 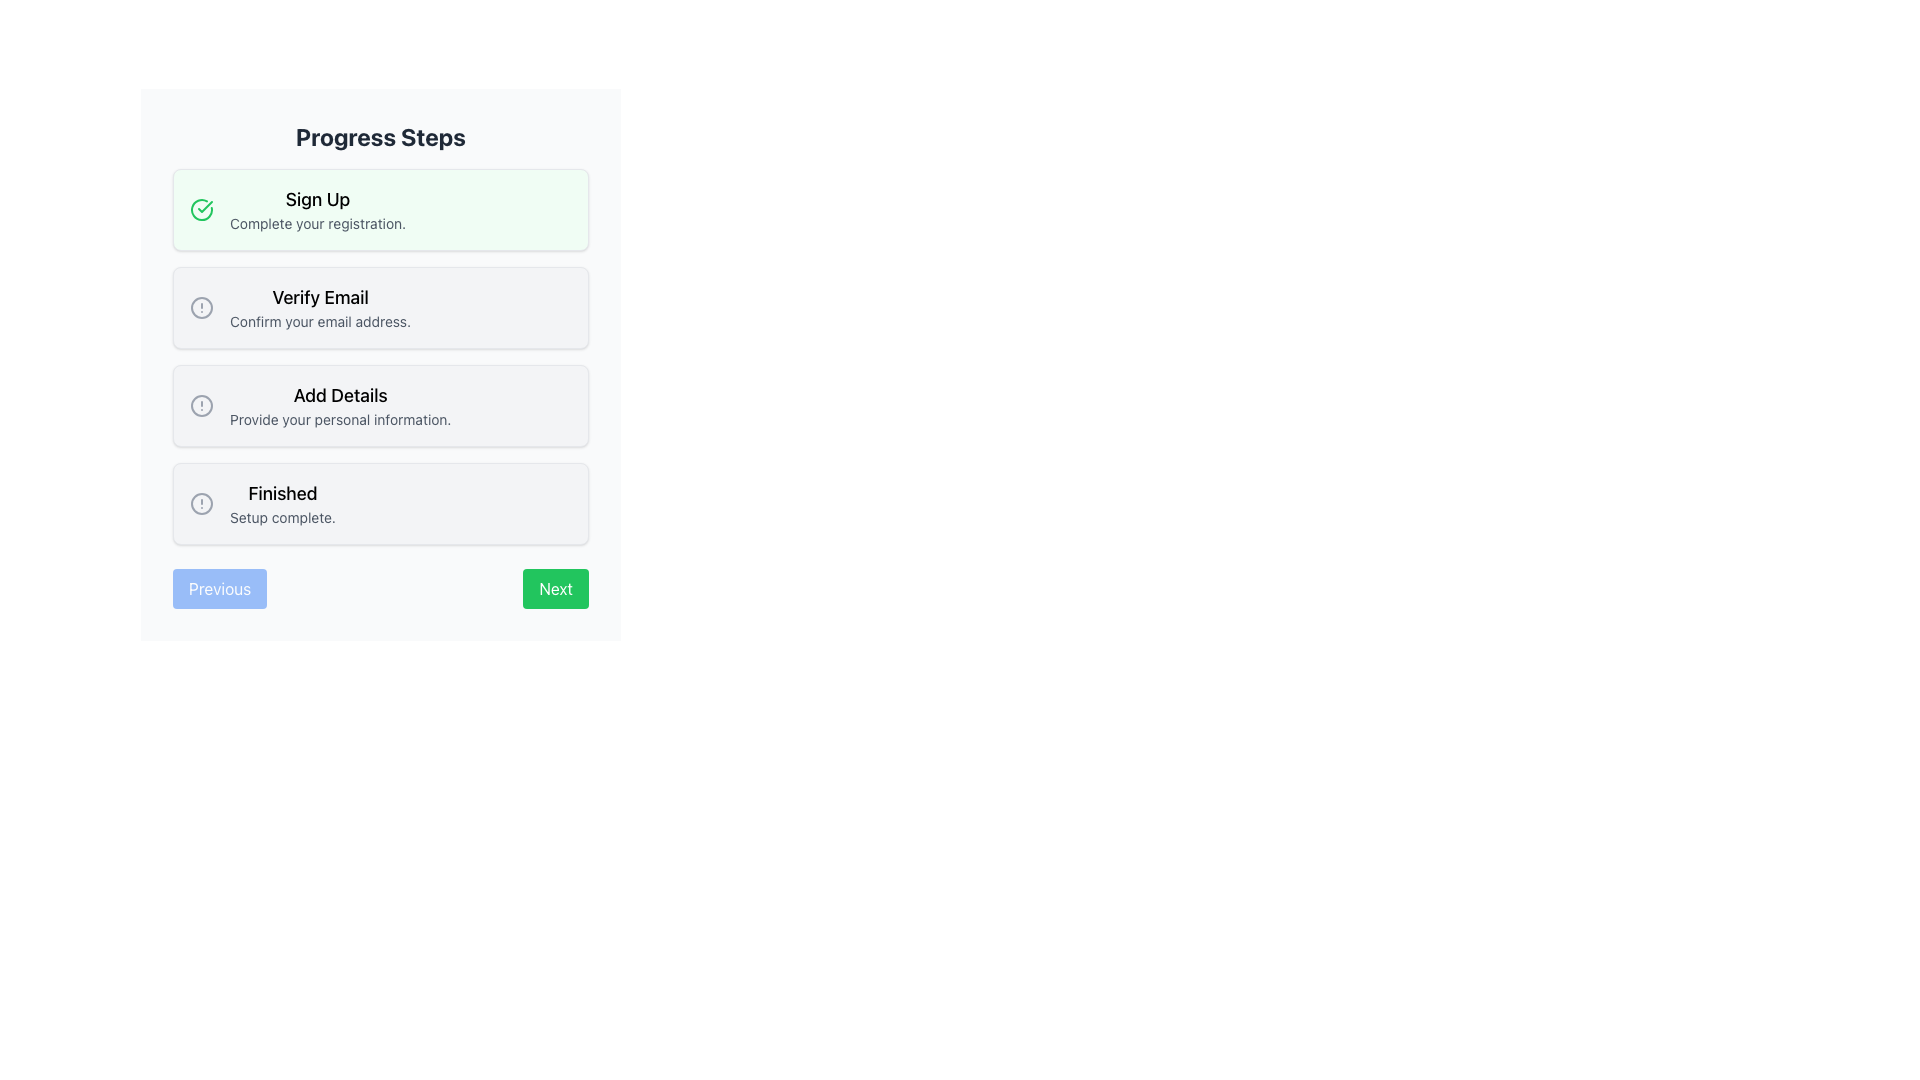 I want to click on the first Status card or step indicator that indicates the completion of the 'Sign Up' process, located at the top of the vertical list of similar cards, so click(x=380, y=209).